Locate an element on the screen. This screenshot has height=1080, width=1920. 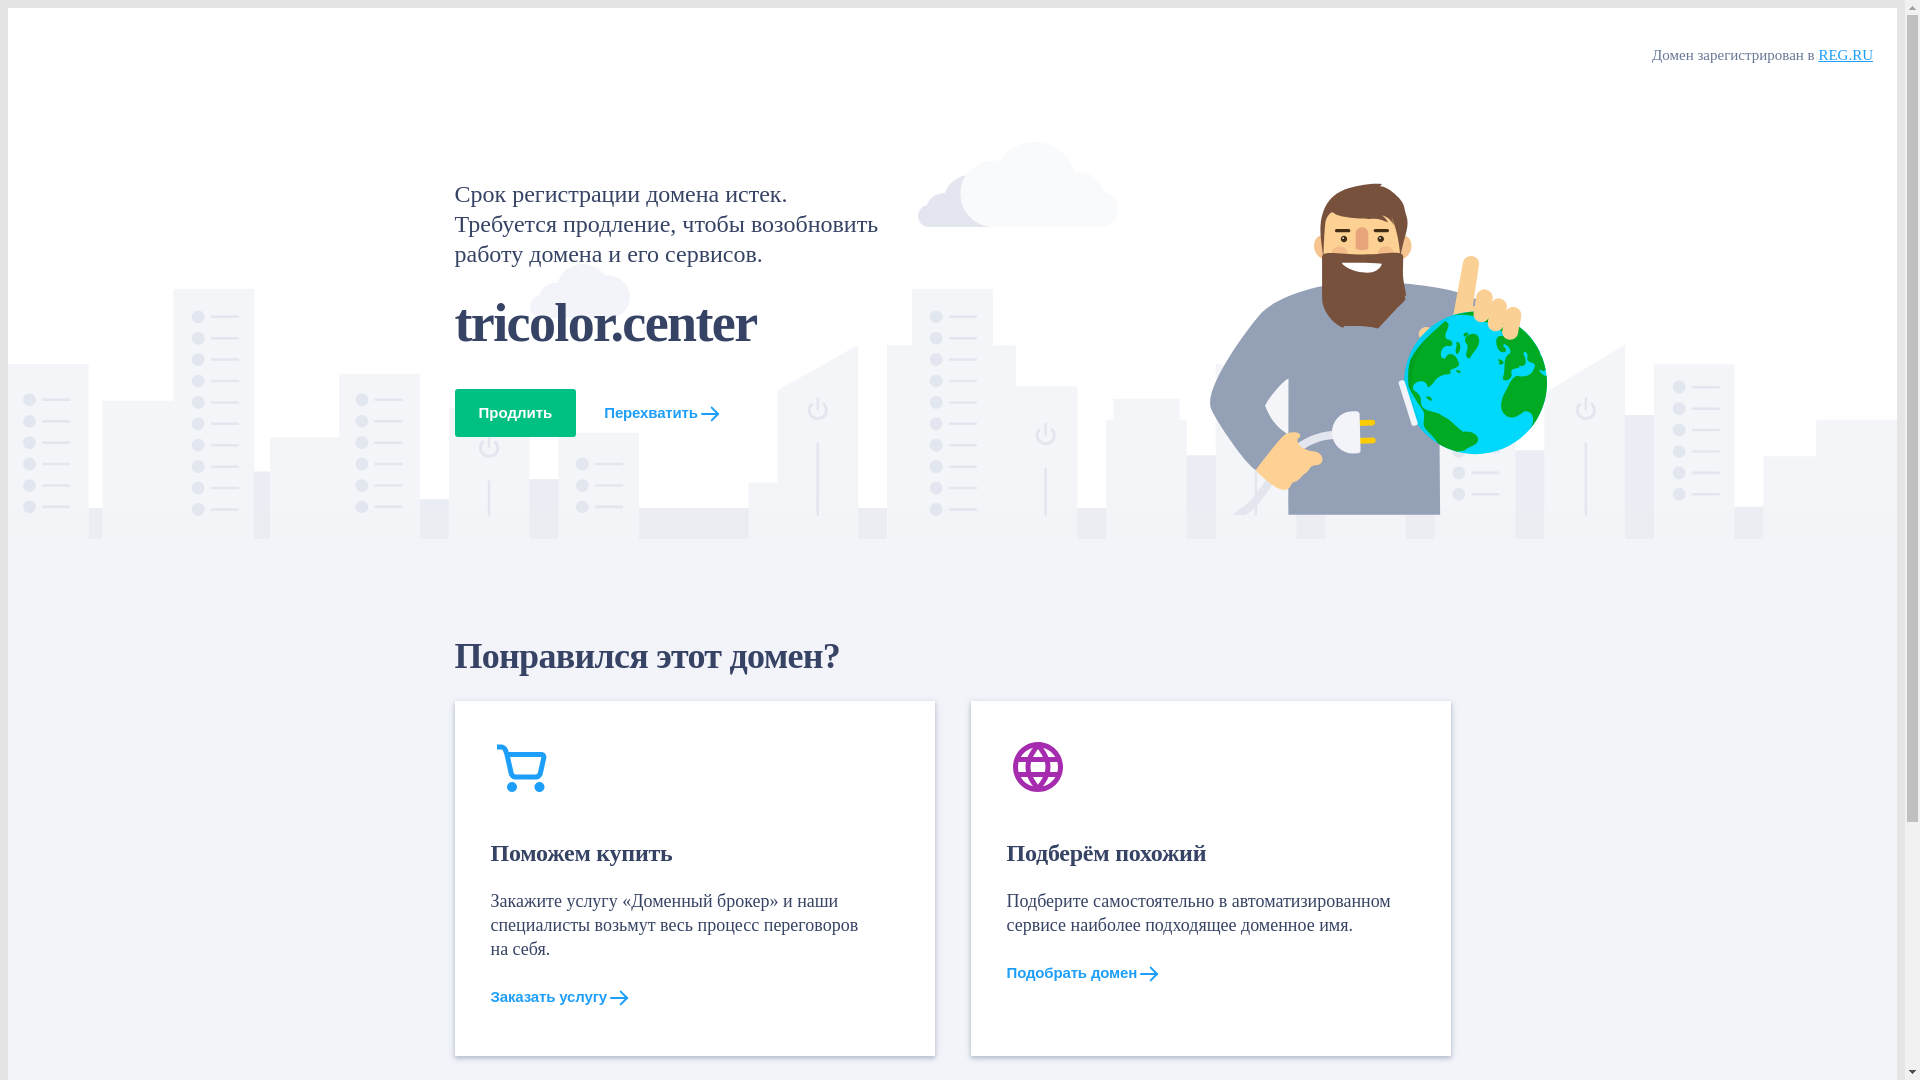
'REG.RU' is located at coordinates (1844, 53).